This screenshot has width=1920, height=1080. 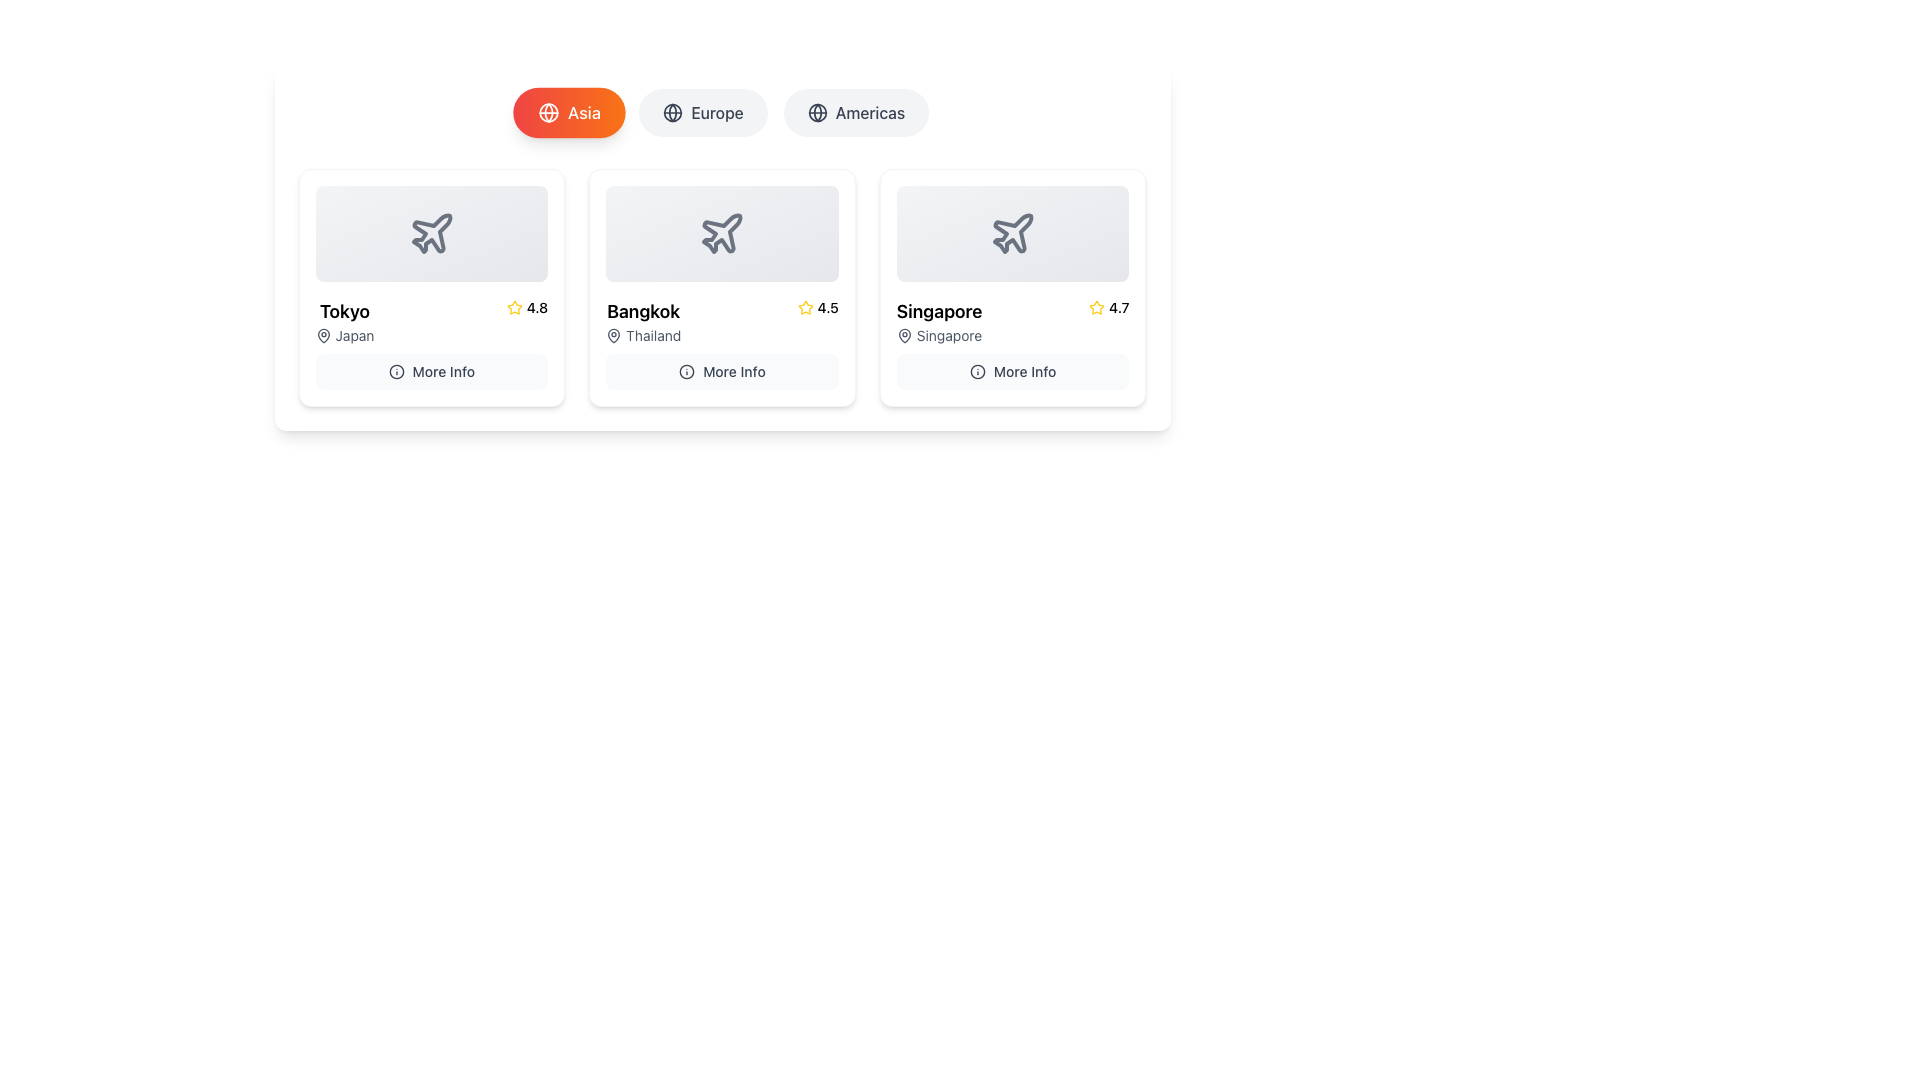 I want to click on the geographical location icon positioned at the top left corner of the card for 'Singapore', which enhances the textual information with a recognizable symbol, so click(x=903, y=334).